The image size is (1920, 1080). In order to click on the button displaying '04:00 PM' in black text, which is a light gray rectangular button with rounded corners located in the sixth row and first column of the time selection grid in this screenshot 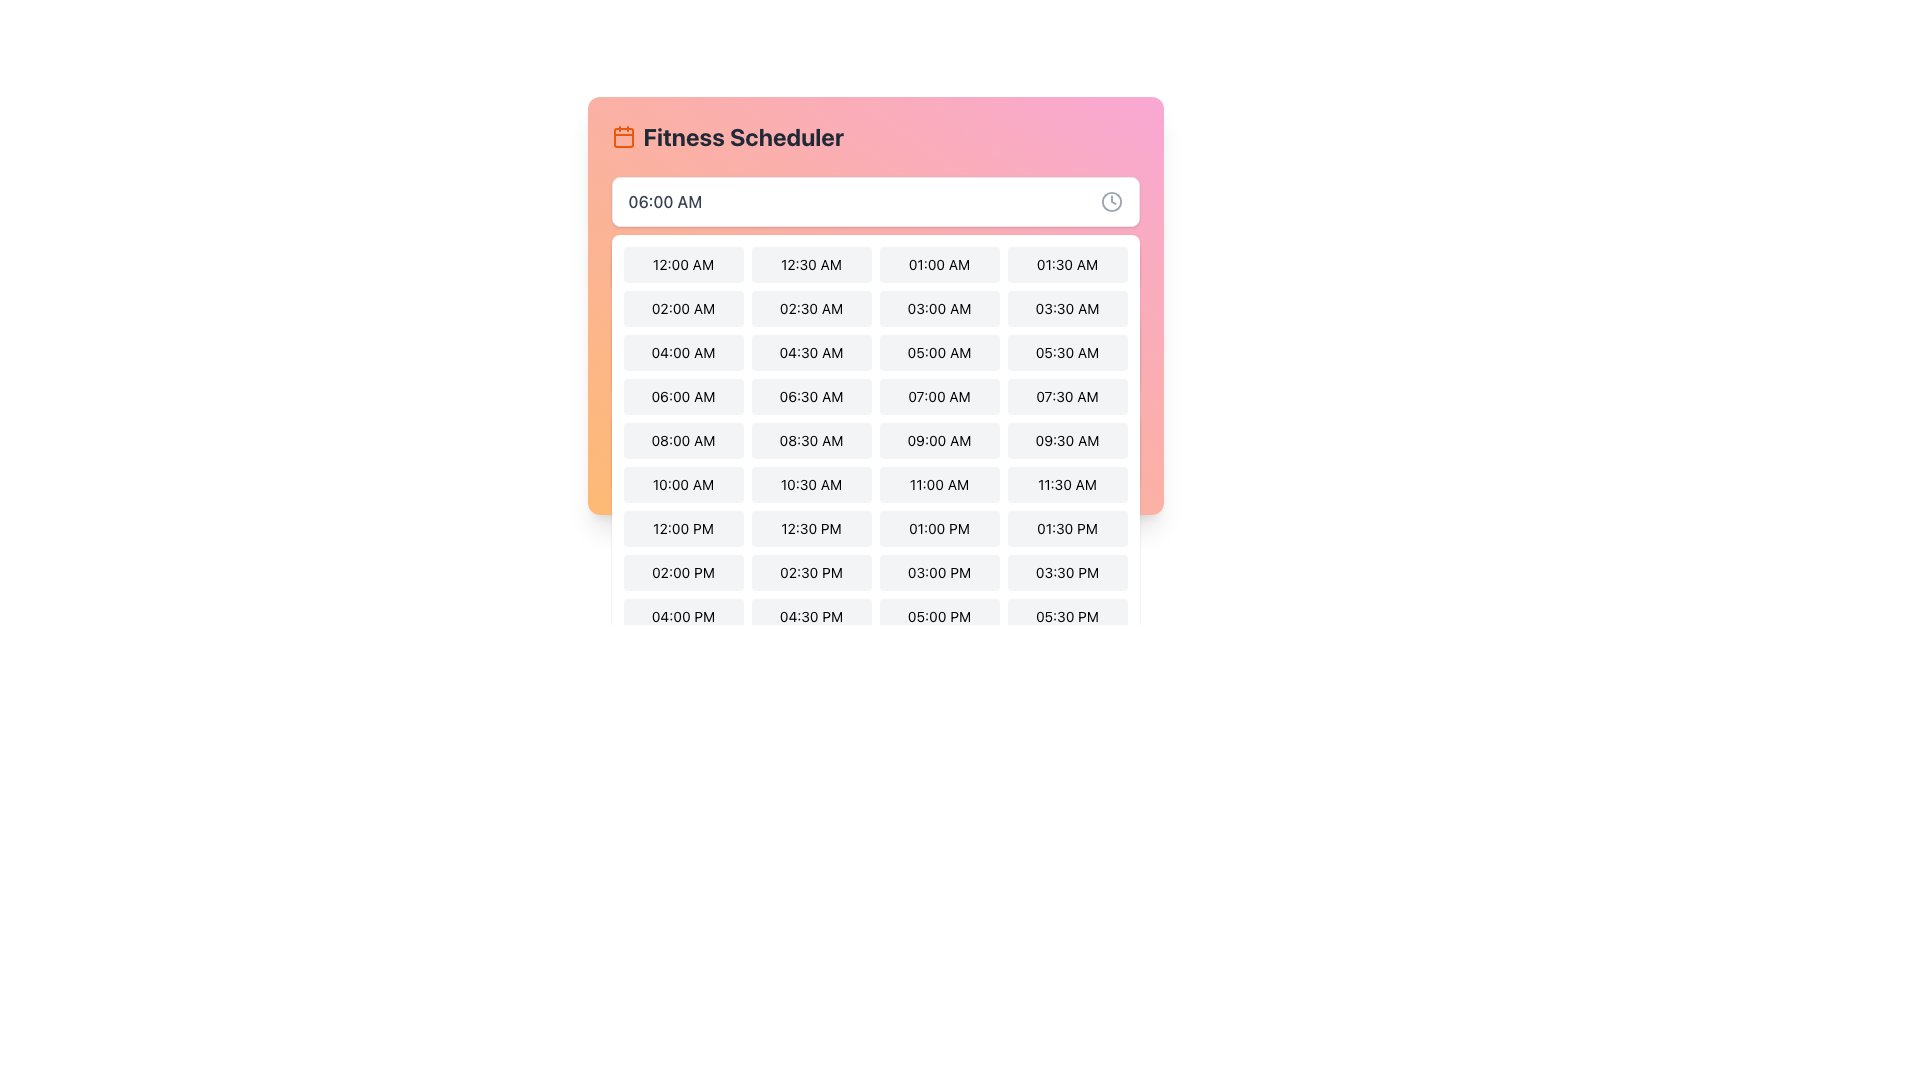, I will do `click(683, 616)`.